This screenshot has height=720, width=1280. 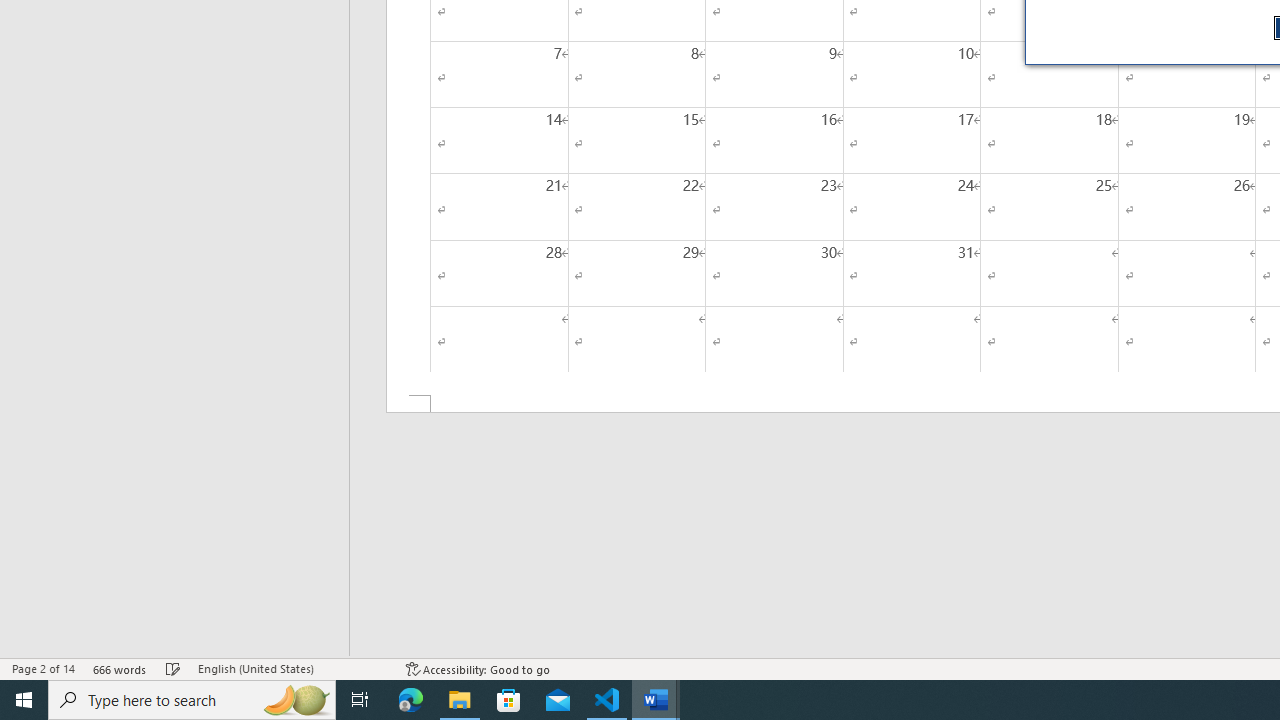 What do you see at coordinates (294, 698) in the screenshot?
I see `'Search highlights icon opens search home window'` at bounding box center [294, 698].